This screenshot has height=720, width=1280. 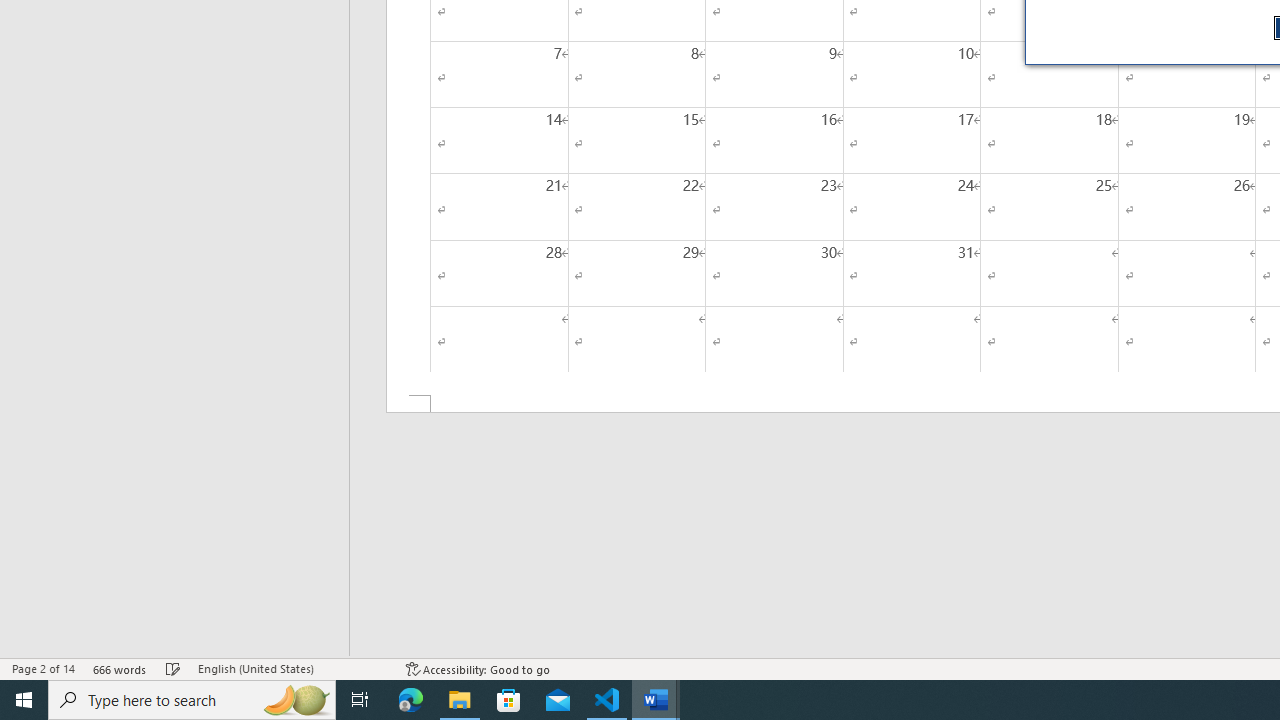 What do you see at coordinates (294, 698) in the screenshot?
I see `'Search highlights icon opens search home window'` at bounding box center [294, 698].